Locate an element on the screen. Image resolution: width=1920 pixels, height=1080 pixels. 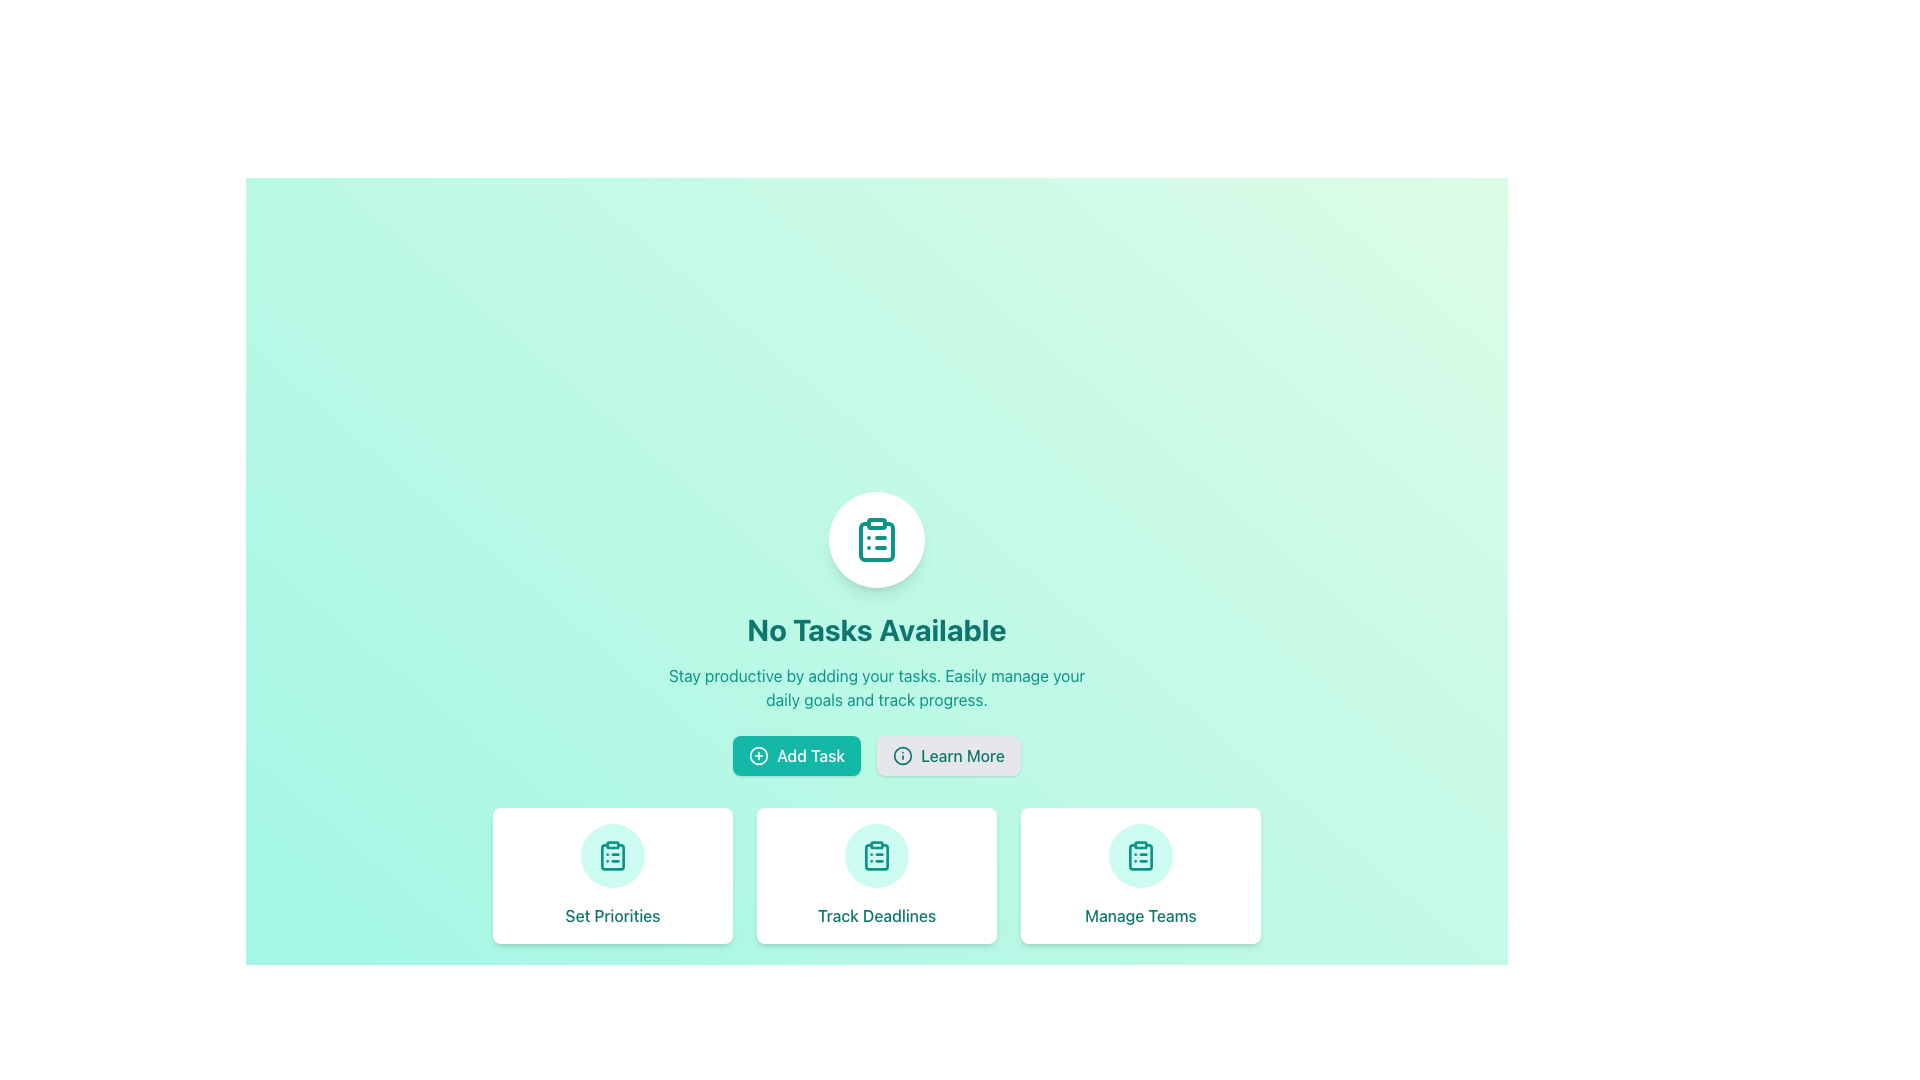
the circular icon with a border and central vertical line, which is the leftmost part of the 'Learn More' button below the headline 'No Tasks Available' is located at coordinates (901, 756).